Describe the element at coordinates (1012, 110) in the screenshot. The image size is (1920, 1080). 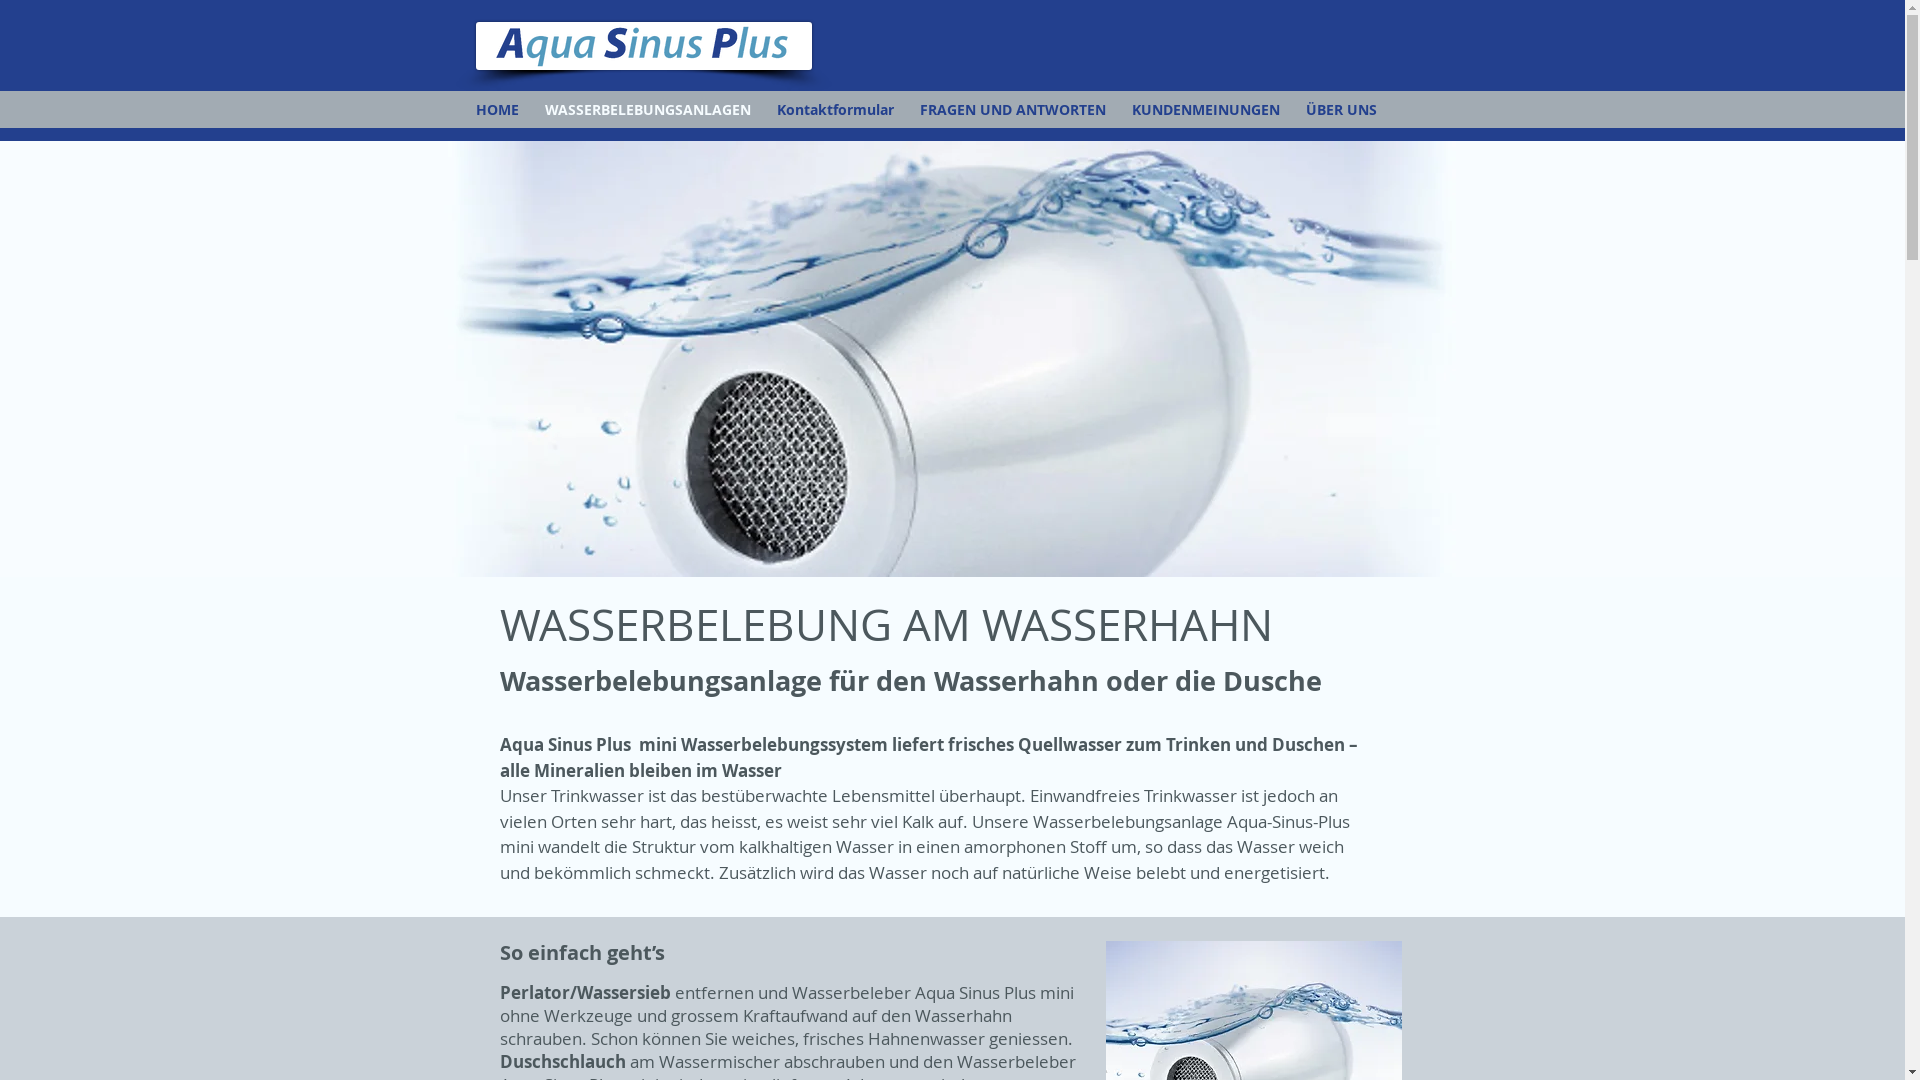
I see `'FRAGEN UND ANTWORTEN'` at that location.